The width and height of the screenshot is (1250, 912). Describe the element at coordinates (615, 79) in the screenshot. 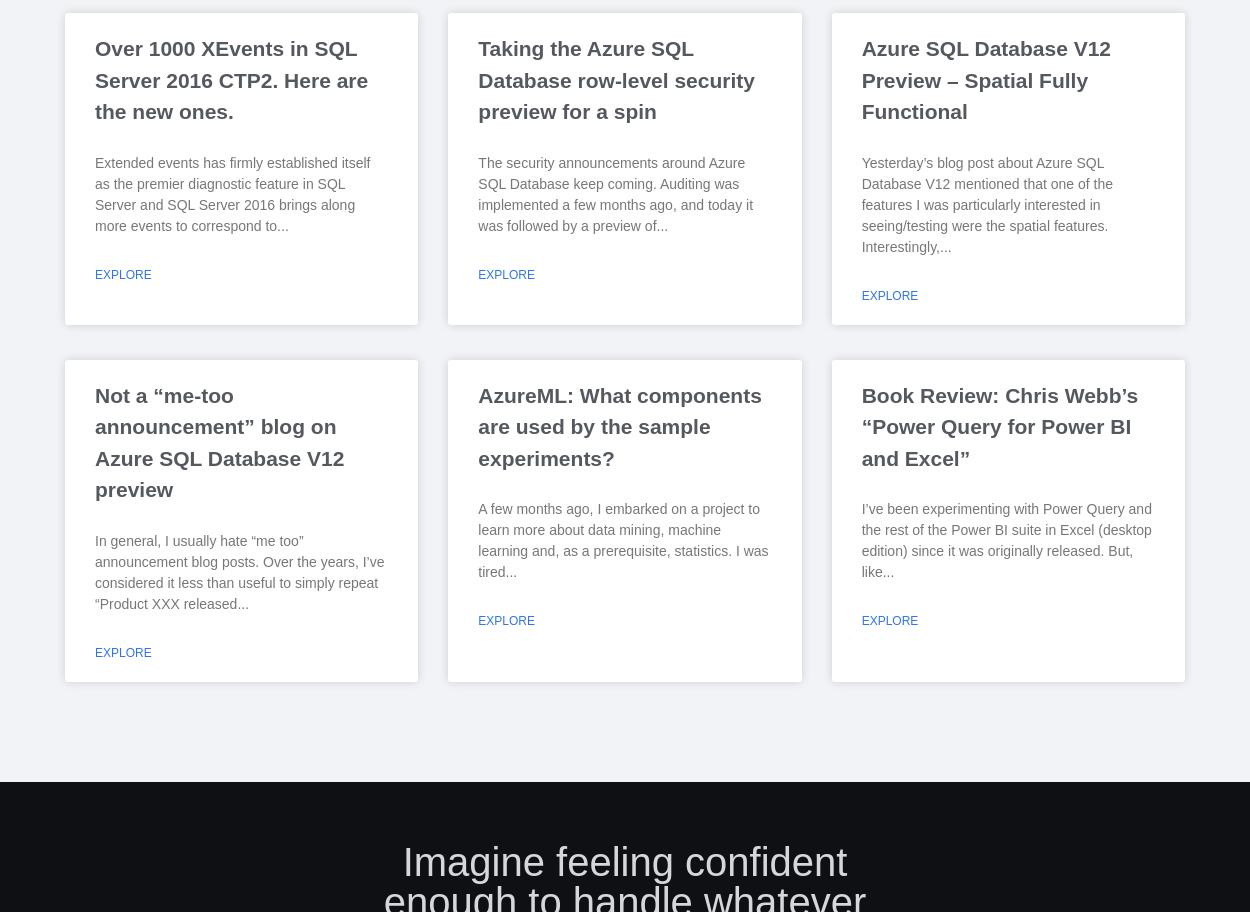

I see `'Taking the Azure SQL Database row-level security preview for a spin'` at that location.